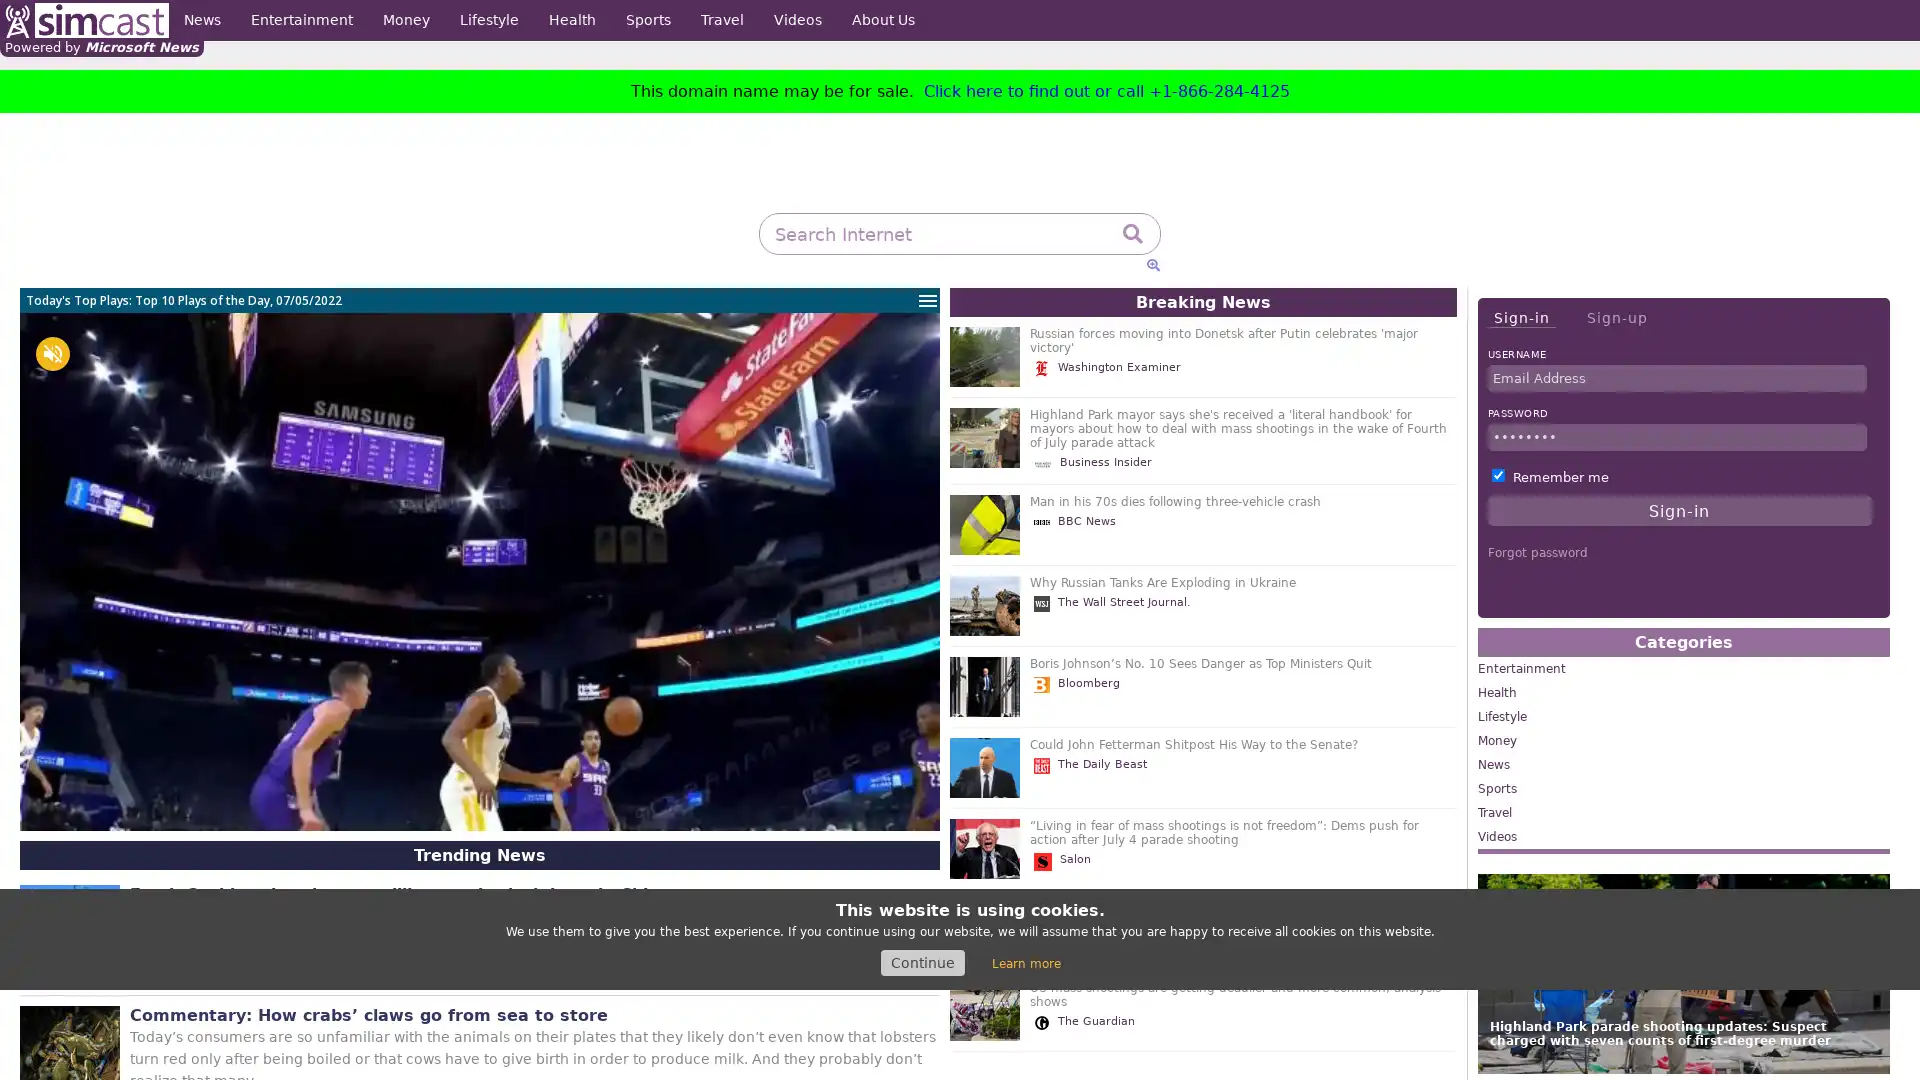 This screenshot has width=1920, height=1080. Describe the element at coordinates (921, 962) in the screenshot. I see `Continue` at that location.